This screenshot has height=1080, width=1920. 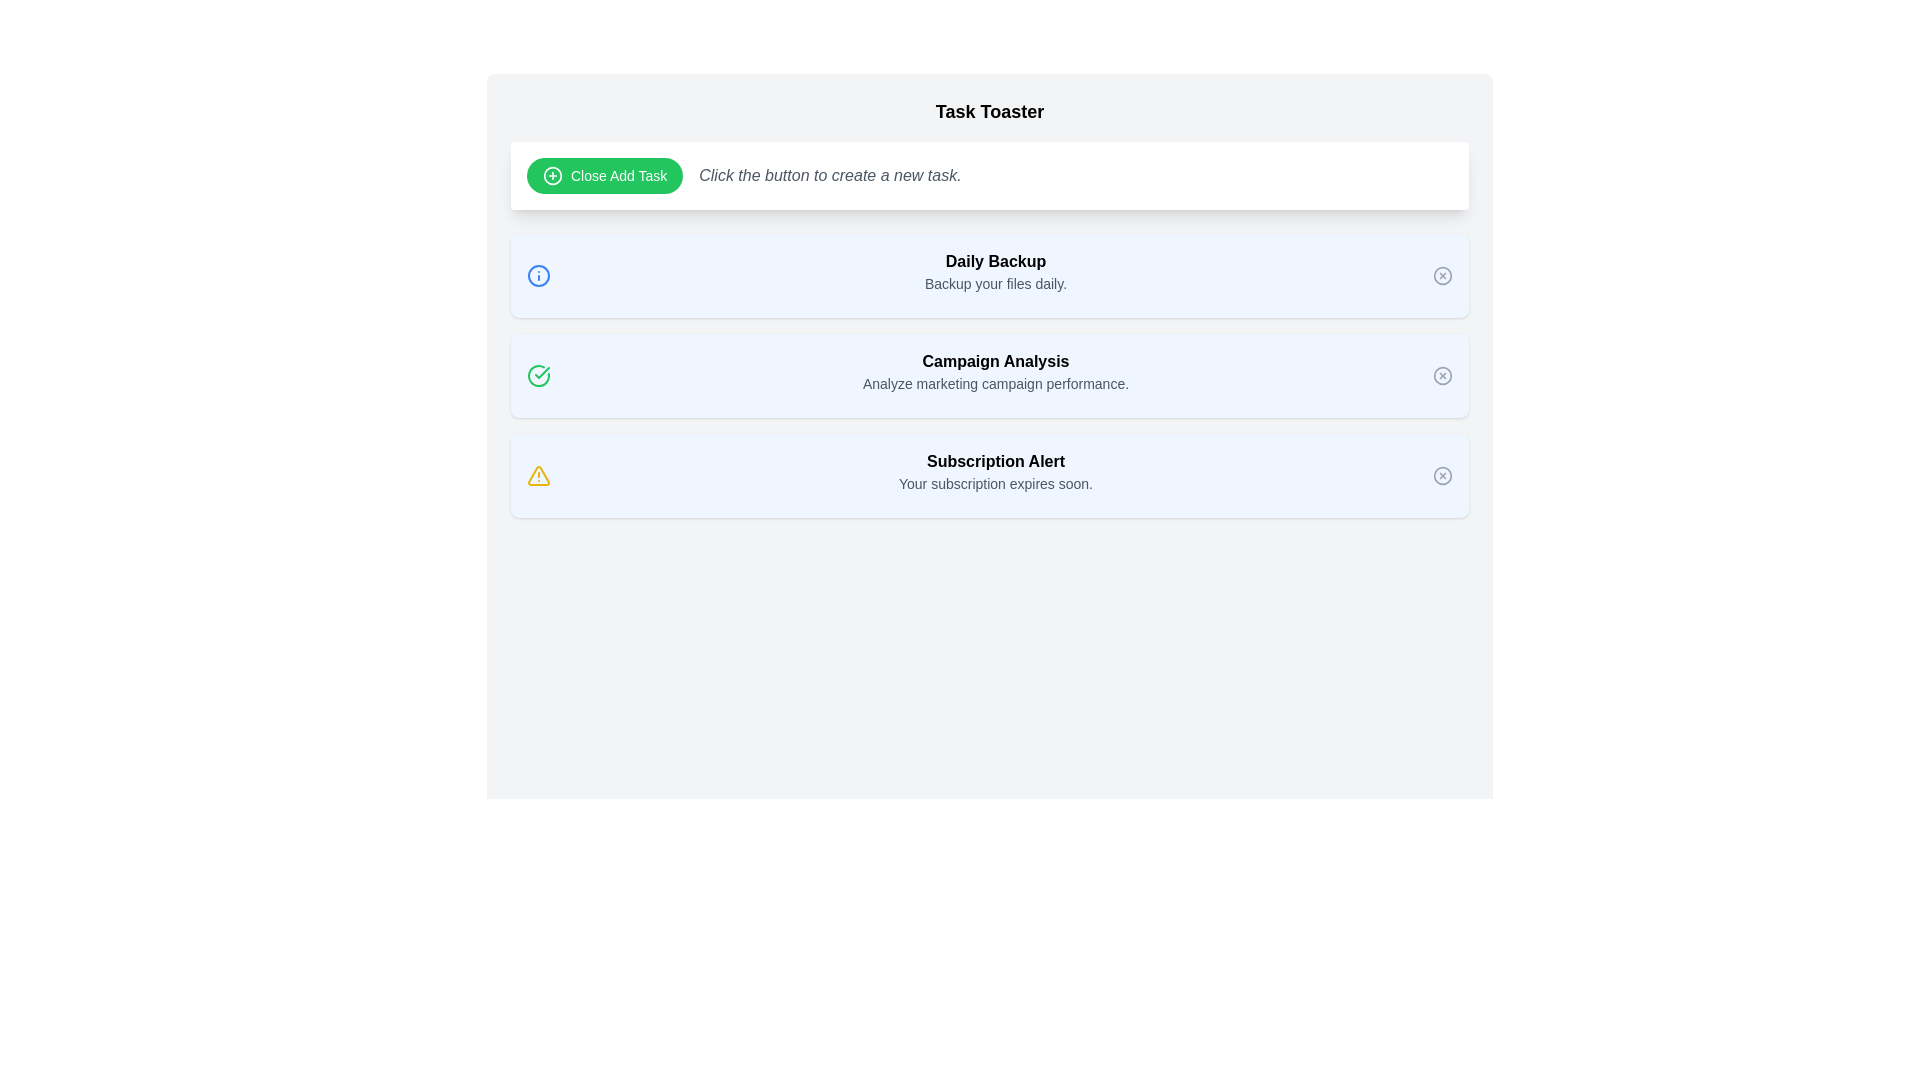 What do you see at coordinates (538, 276) in the screenshot?
I see `the leading icon of the notification box that indicates 'Daily Backup', which serves as a visual cue for information or assistance` at bounding box center [538, 276].